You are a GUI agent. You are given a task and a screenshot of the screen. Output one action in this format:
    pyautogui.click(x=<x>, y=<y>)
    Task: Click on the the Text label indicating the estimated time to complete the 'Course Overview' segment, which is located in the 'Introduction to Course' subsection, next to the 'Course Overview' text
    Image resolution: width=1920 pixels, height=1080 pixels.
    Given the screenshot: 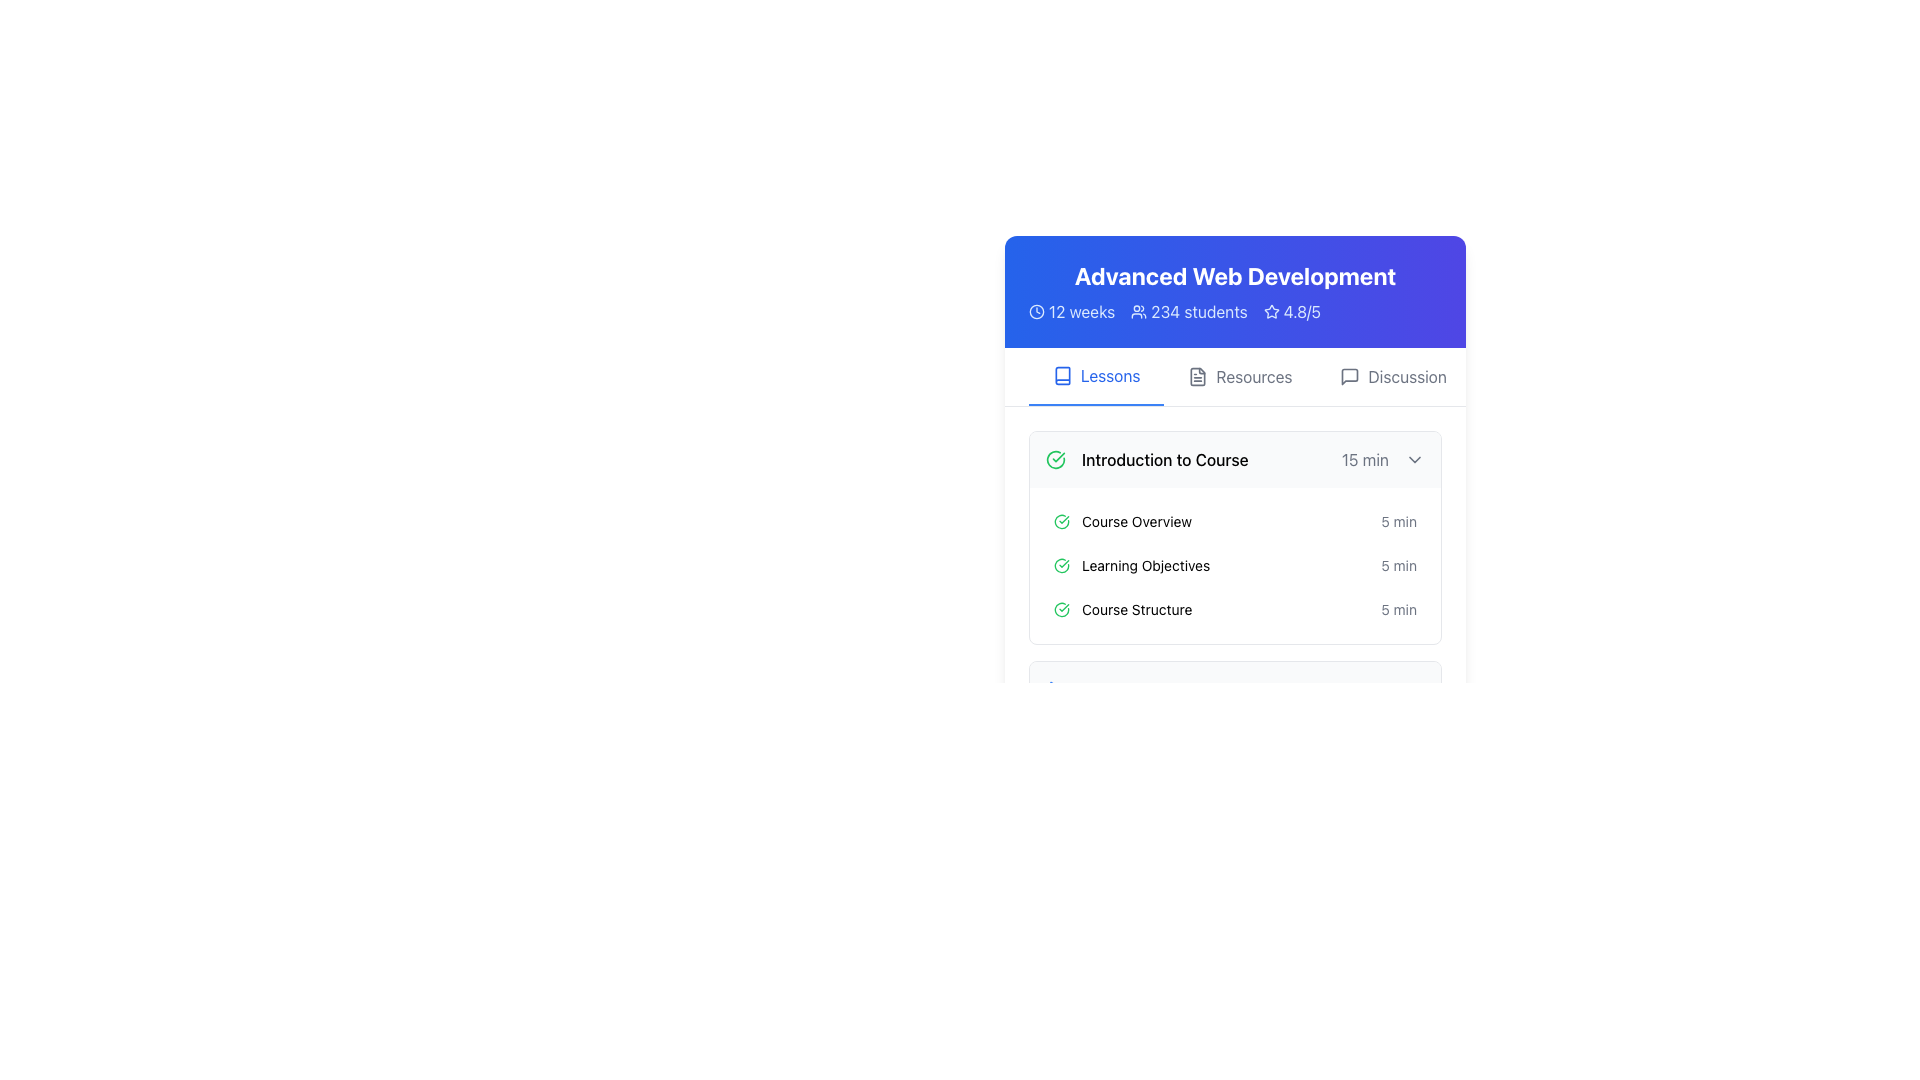 What is the action you would take?
    pyautogui.click(x=1398, y=520)
    